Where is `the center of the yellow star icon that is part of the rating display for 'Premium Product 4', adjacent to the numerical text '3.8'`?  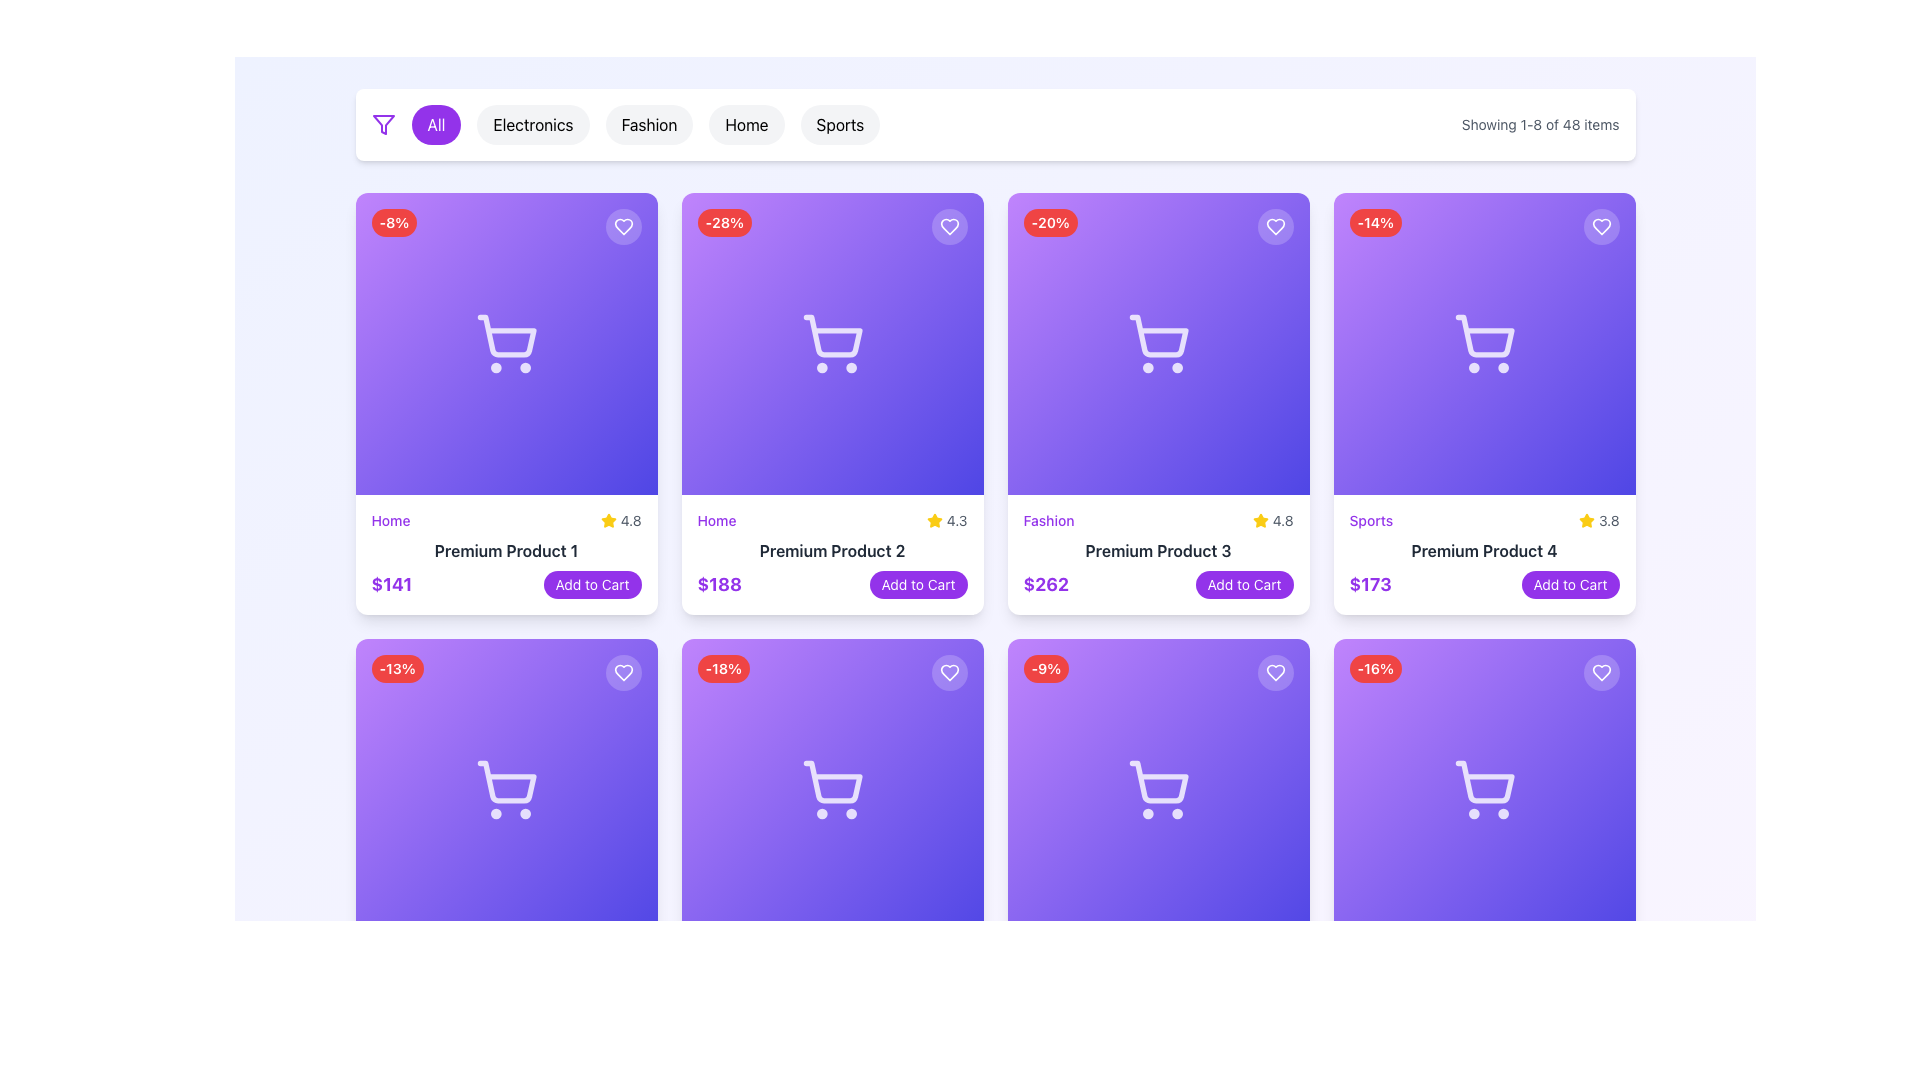 the center of the yellow star icon that is part of the rating display for 'Premium Product 4', adjacent to the numerical text '3.8' is located at coordinates (1586, 519).